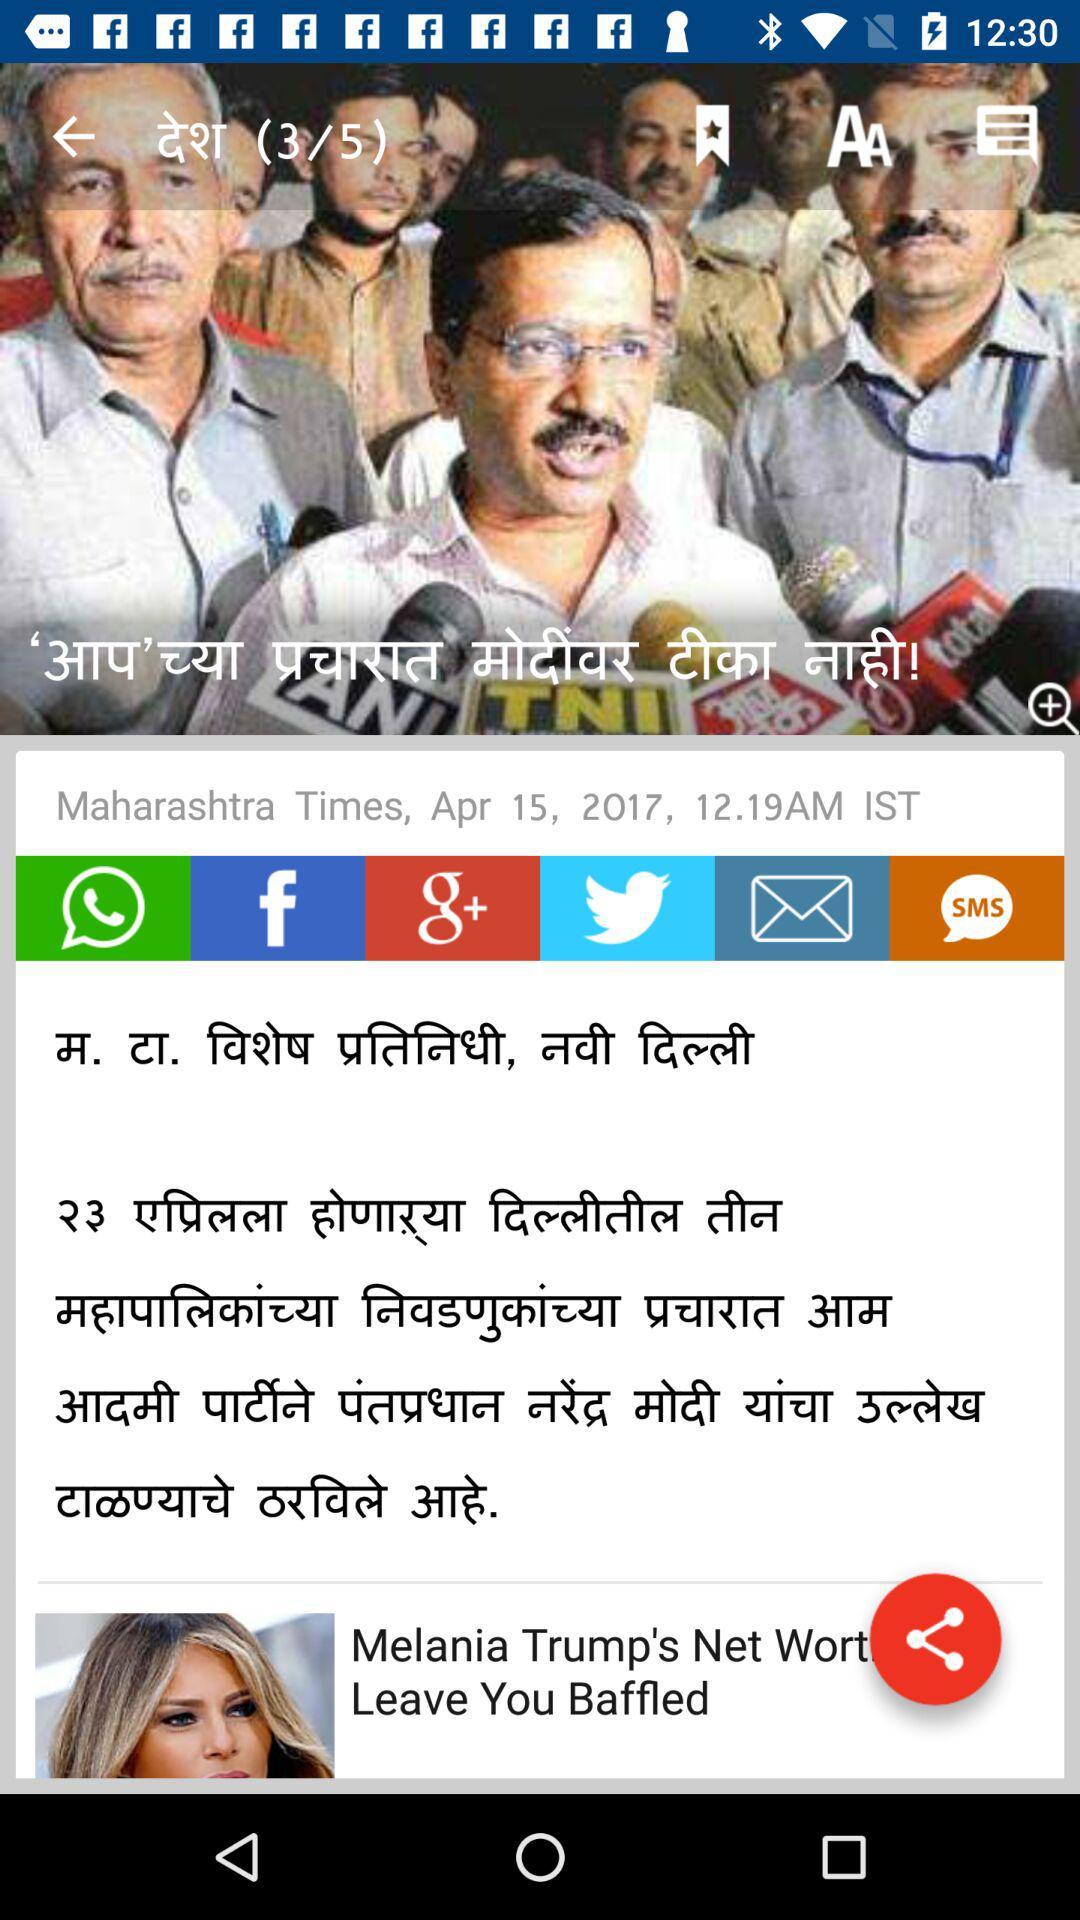 The height and width of the screenshot is (1920, 1080). Describe the element at coordinates (975, 907) in the screenshot. I see `send a simple message service or send a text message` at that location.